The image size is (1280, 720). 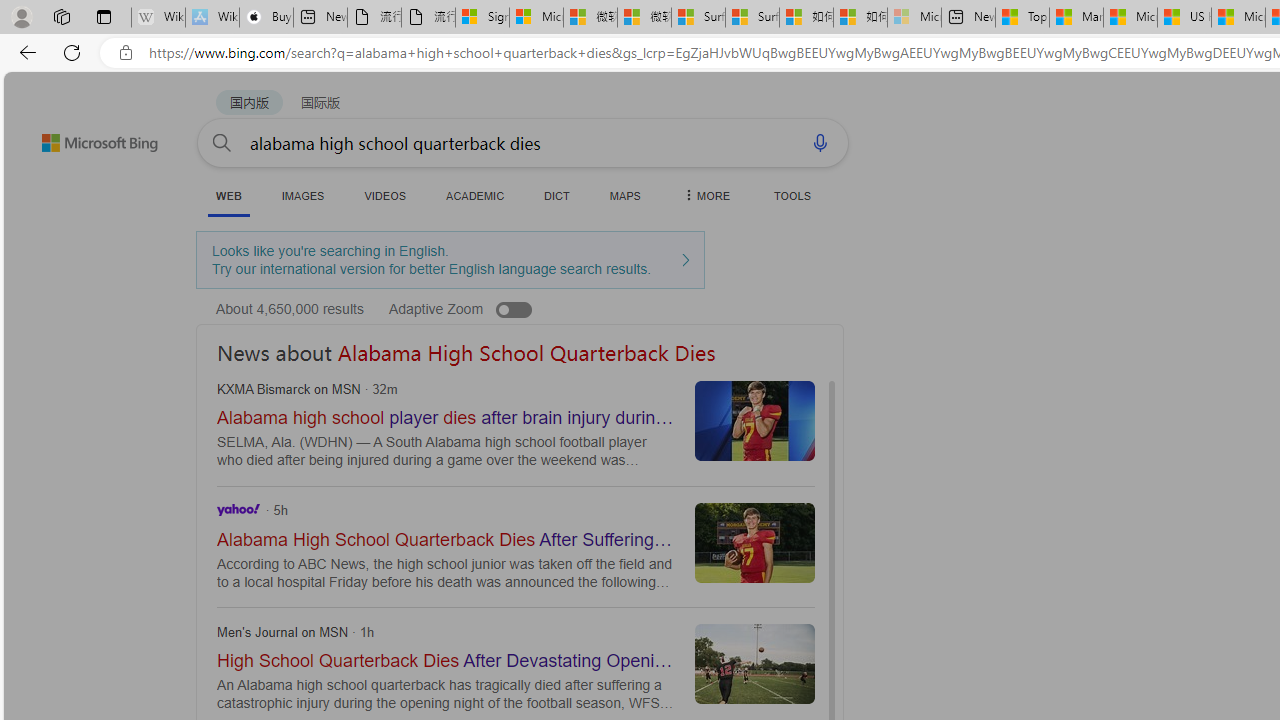 I want to click on 'Buy iPad - Apple', so click(x=265, y=17).